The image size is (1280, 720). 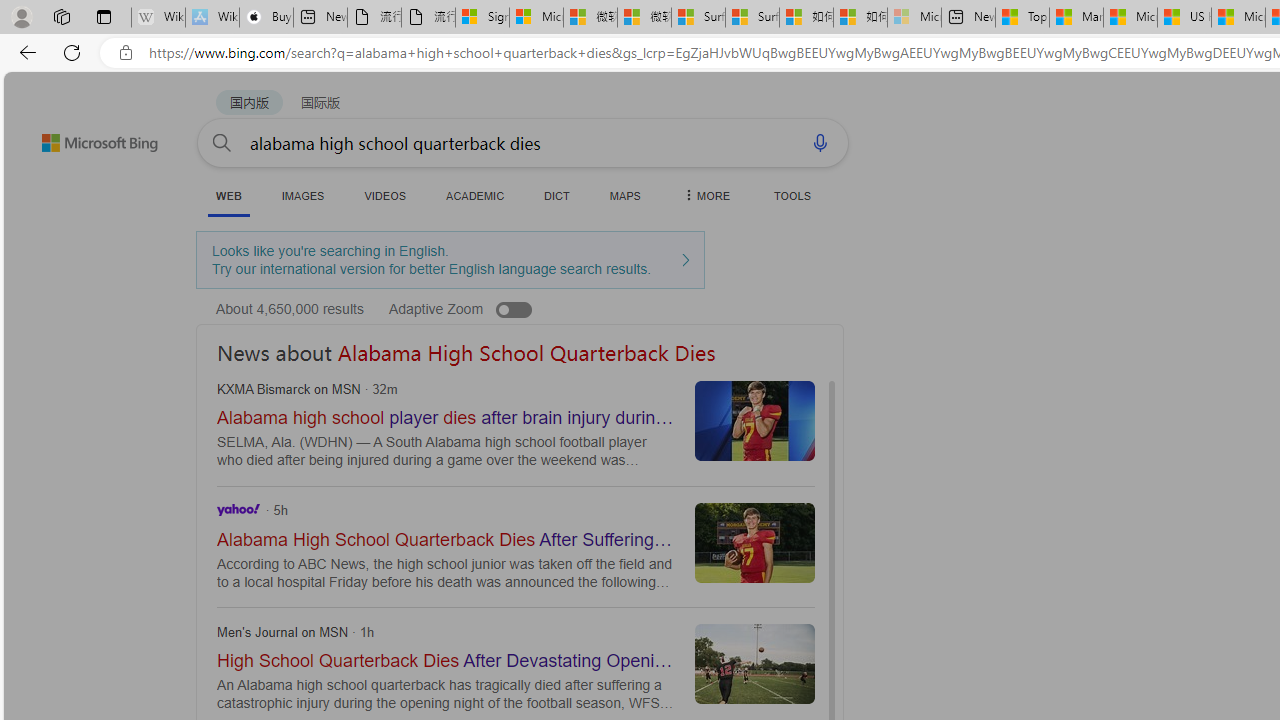 I want to click on 'Buy iPad - Apple', so click(x=265, y=17).